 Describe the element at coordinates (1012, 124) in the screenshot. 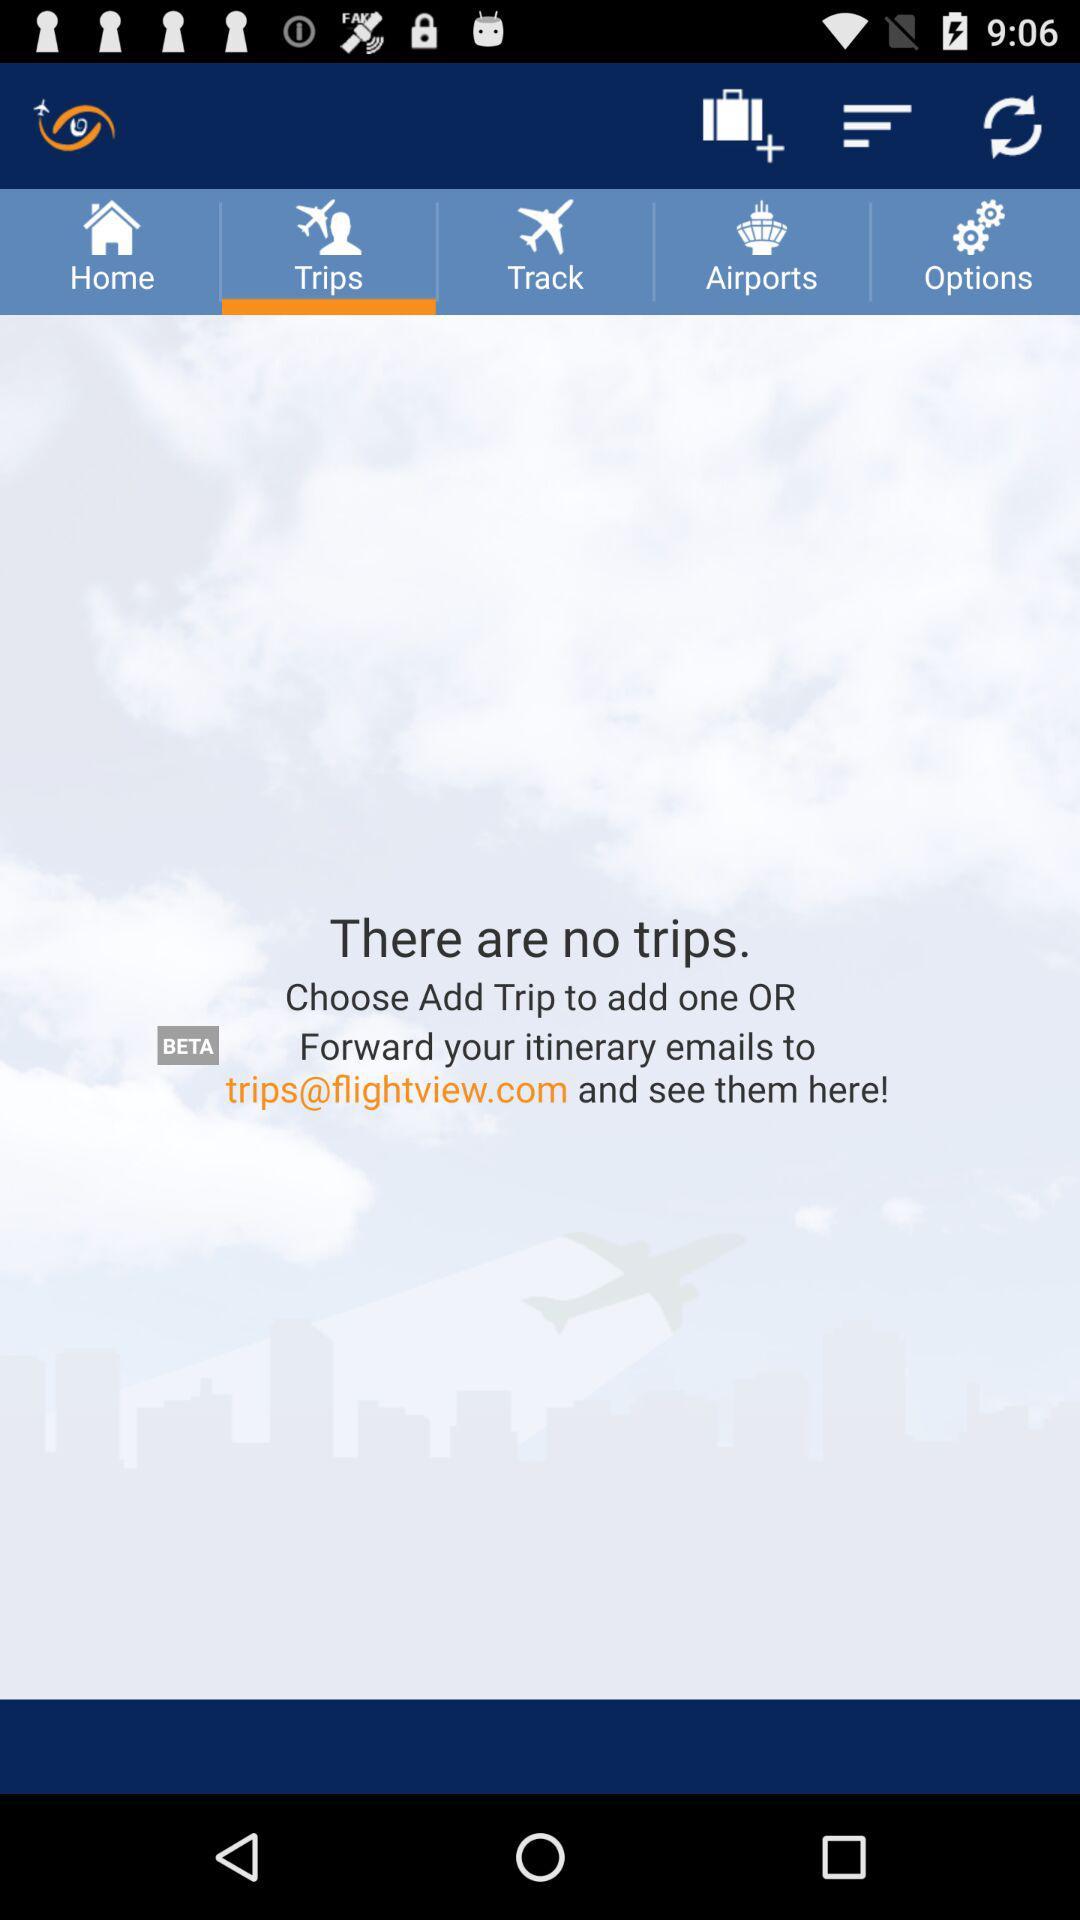

I see `icon below time` at that location.